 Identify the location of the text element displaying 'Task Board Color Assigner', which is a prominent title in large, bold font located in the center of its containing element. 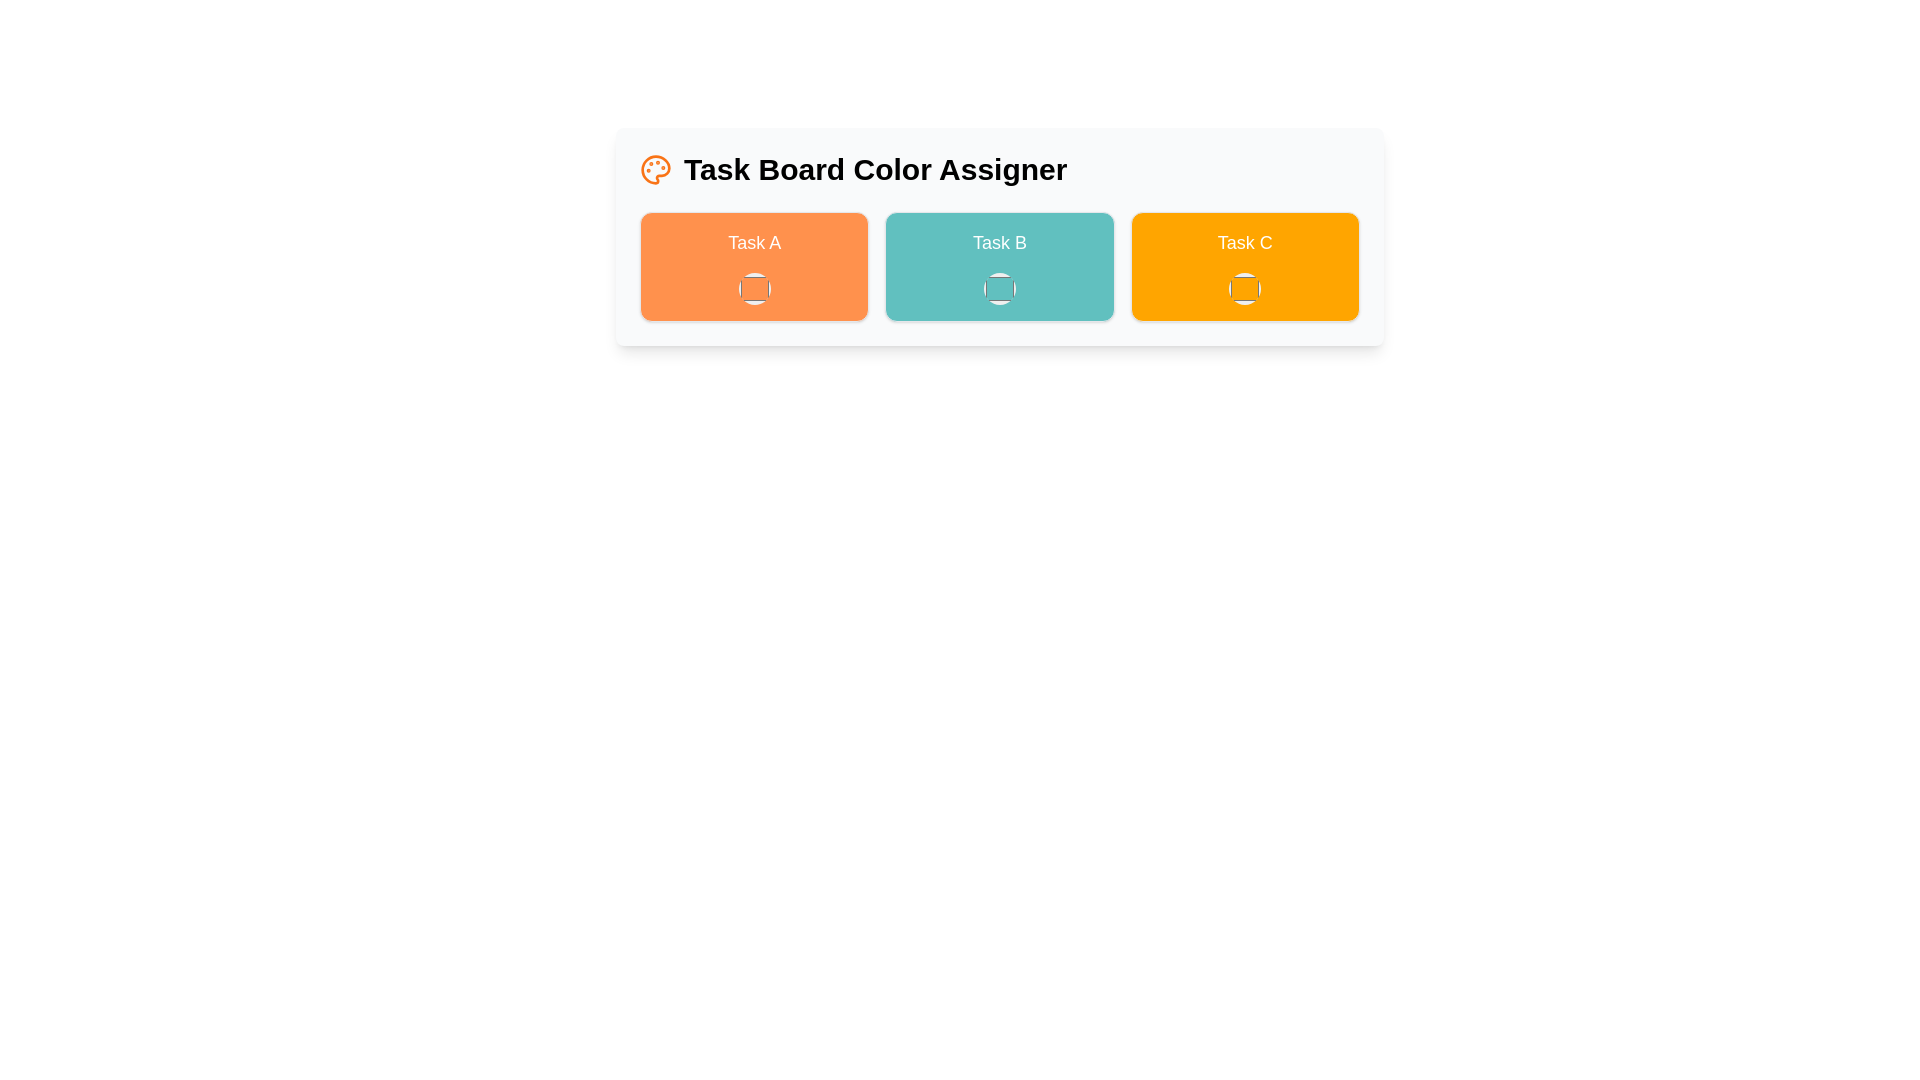
(875, 168).